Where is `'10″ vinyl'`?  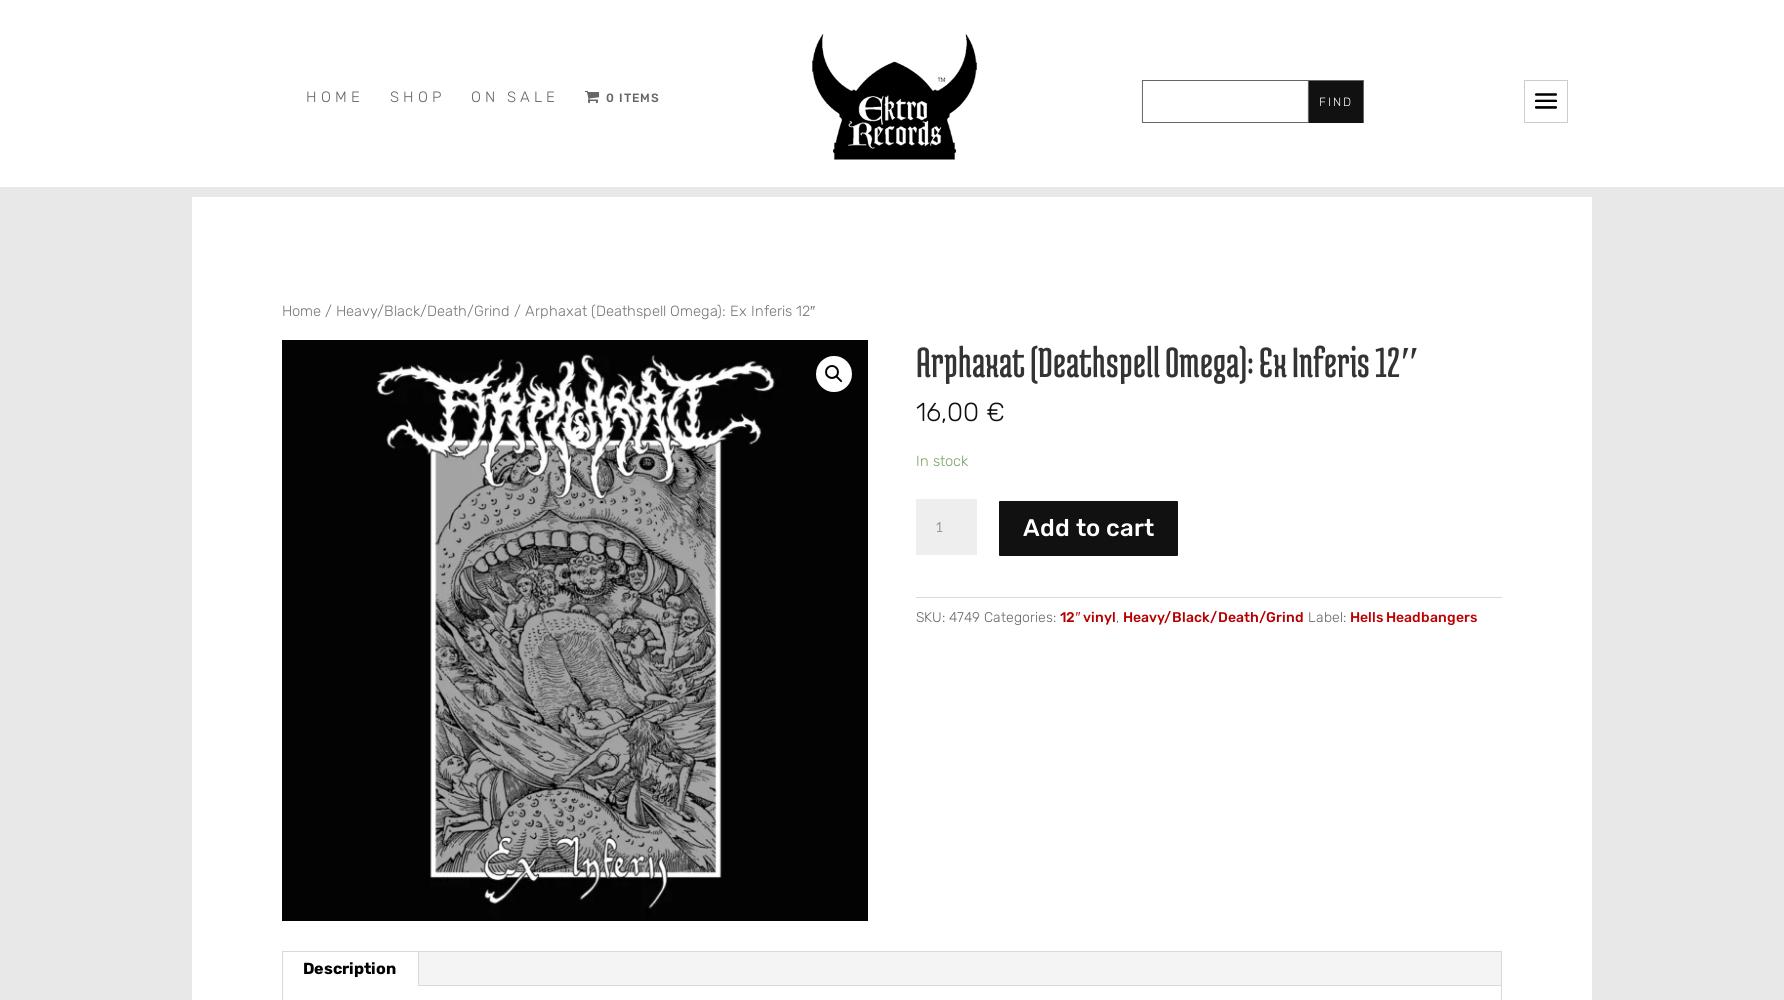 '10″ vinyl' is located at coordinates (648, 314).